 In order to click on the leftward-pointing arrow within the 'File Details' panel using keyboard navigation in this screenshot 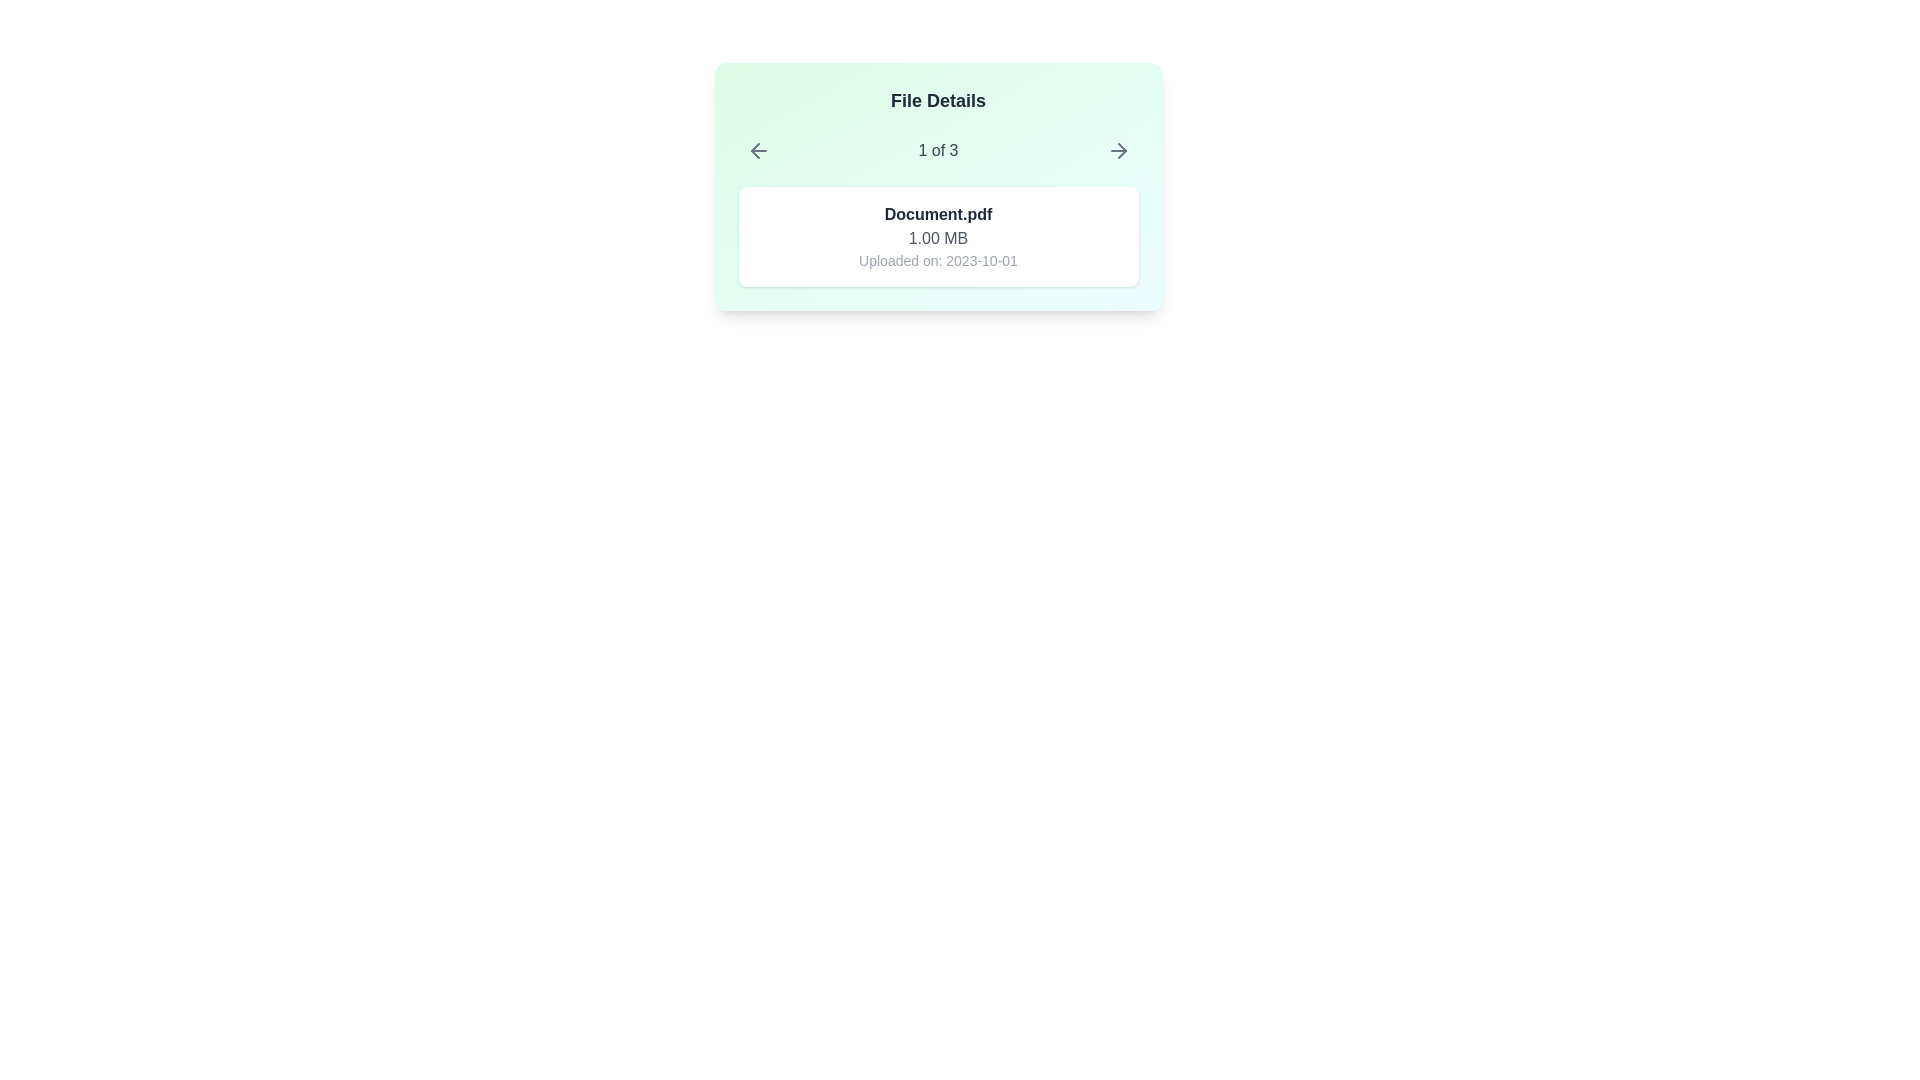, I will do `click(753, 149)`.